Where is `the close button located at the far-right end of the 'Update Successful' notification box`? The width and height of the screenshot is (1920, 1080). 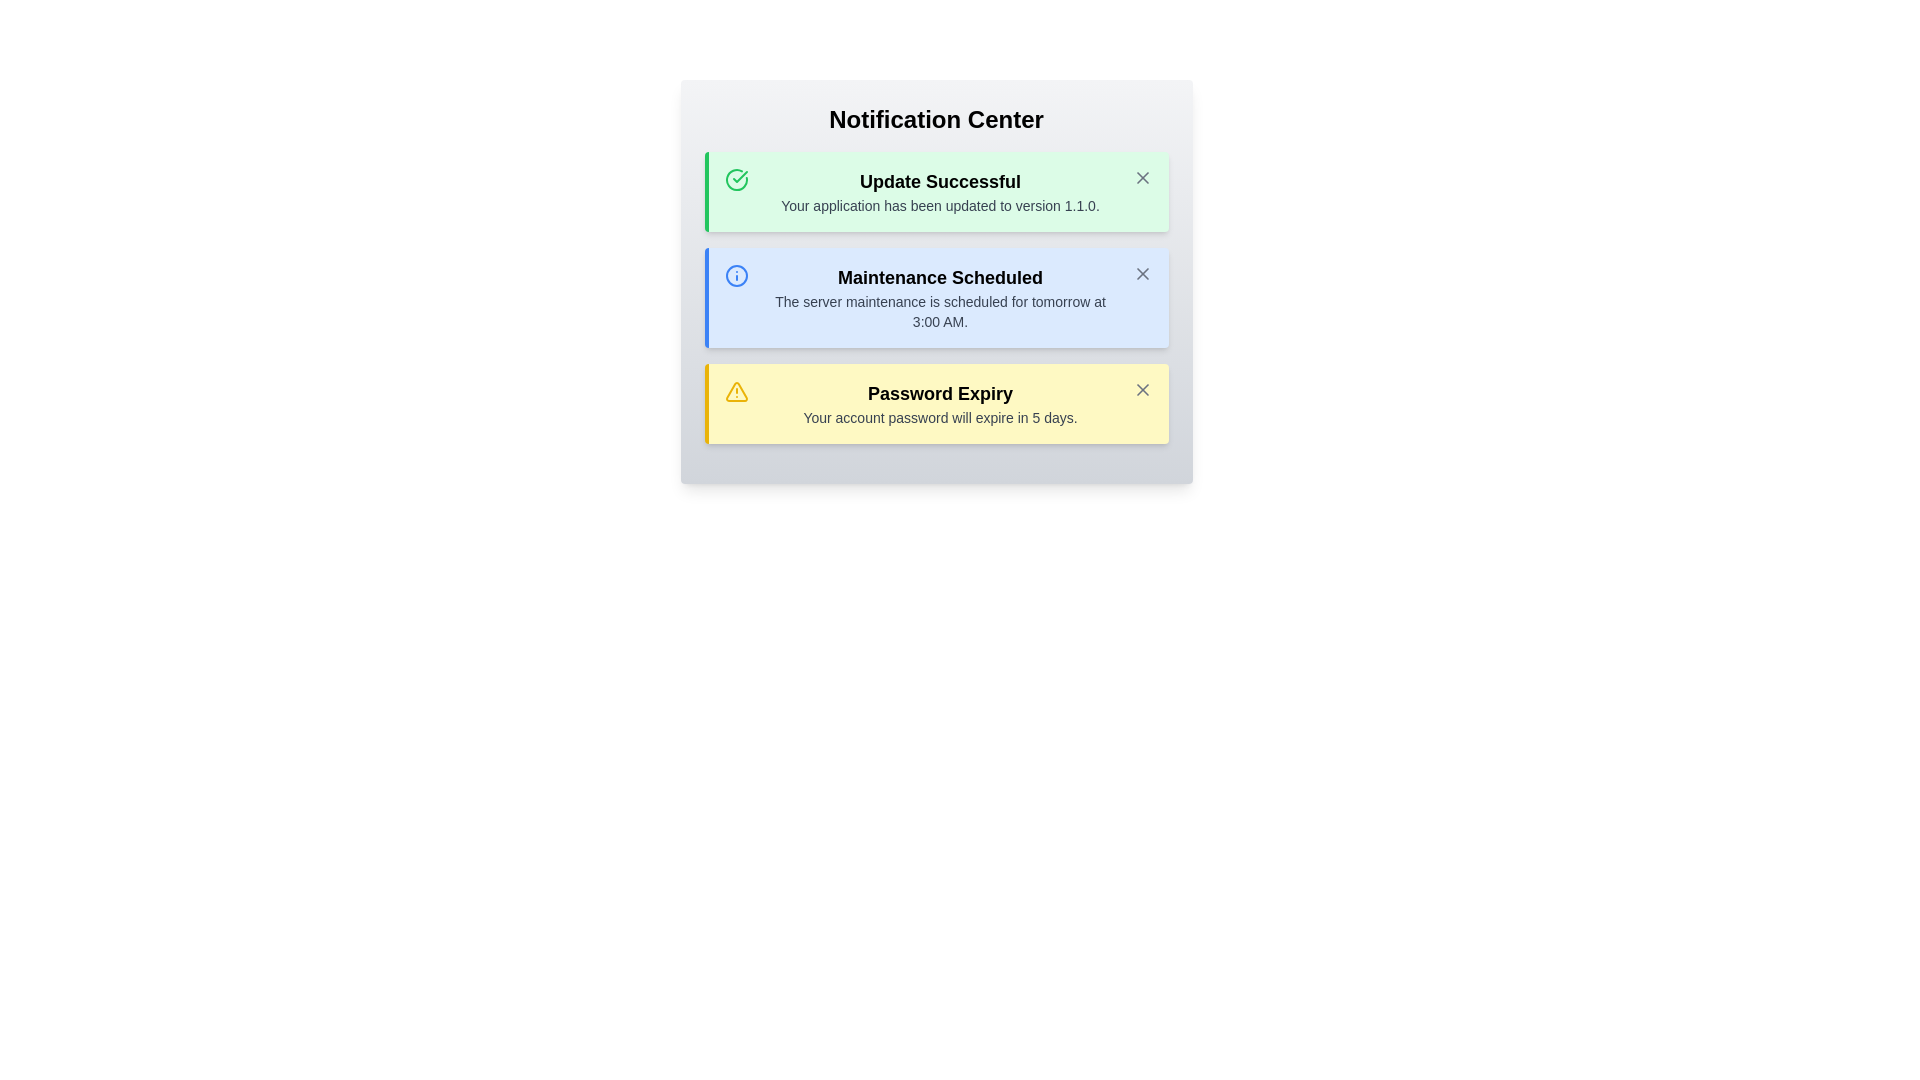
the close button located at the far-right end of the 'Update Successful' notification box is located at coordinates (1142, 176).